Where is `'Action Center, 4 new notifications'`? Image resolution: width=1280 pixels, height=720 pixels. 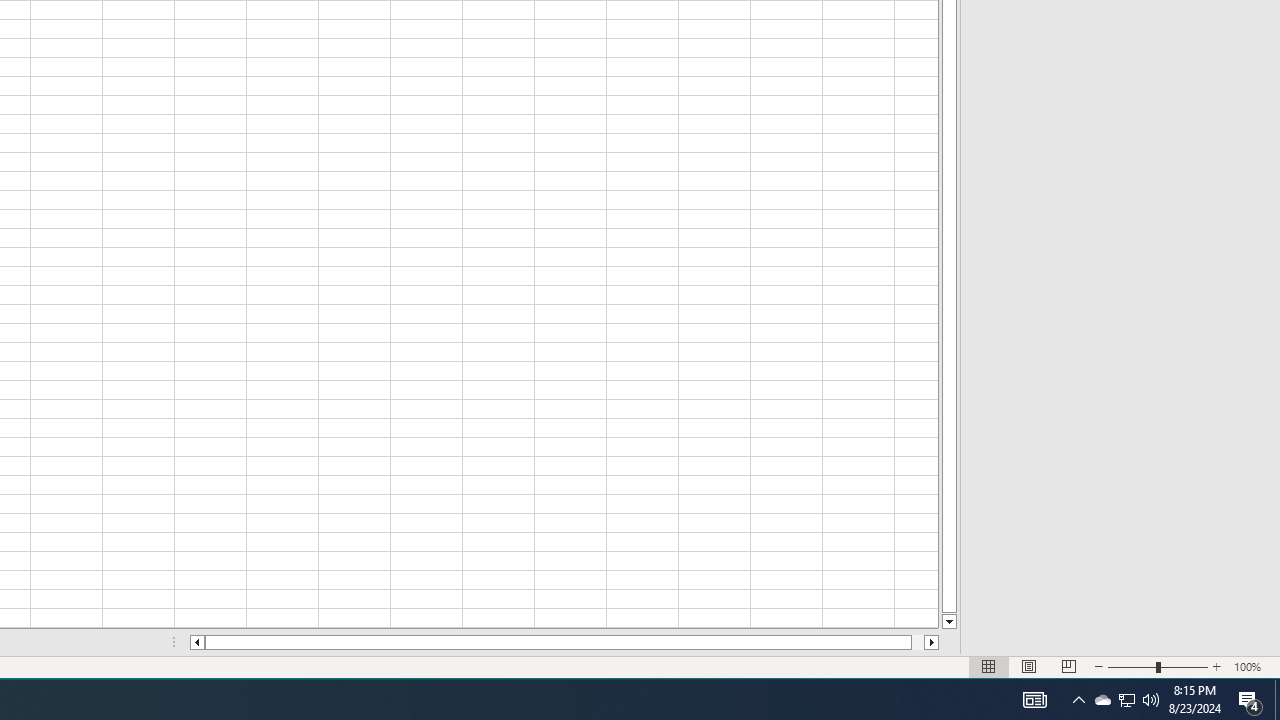
'Action Center, 4 new notifications' is located at coordinates (1250, 698).